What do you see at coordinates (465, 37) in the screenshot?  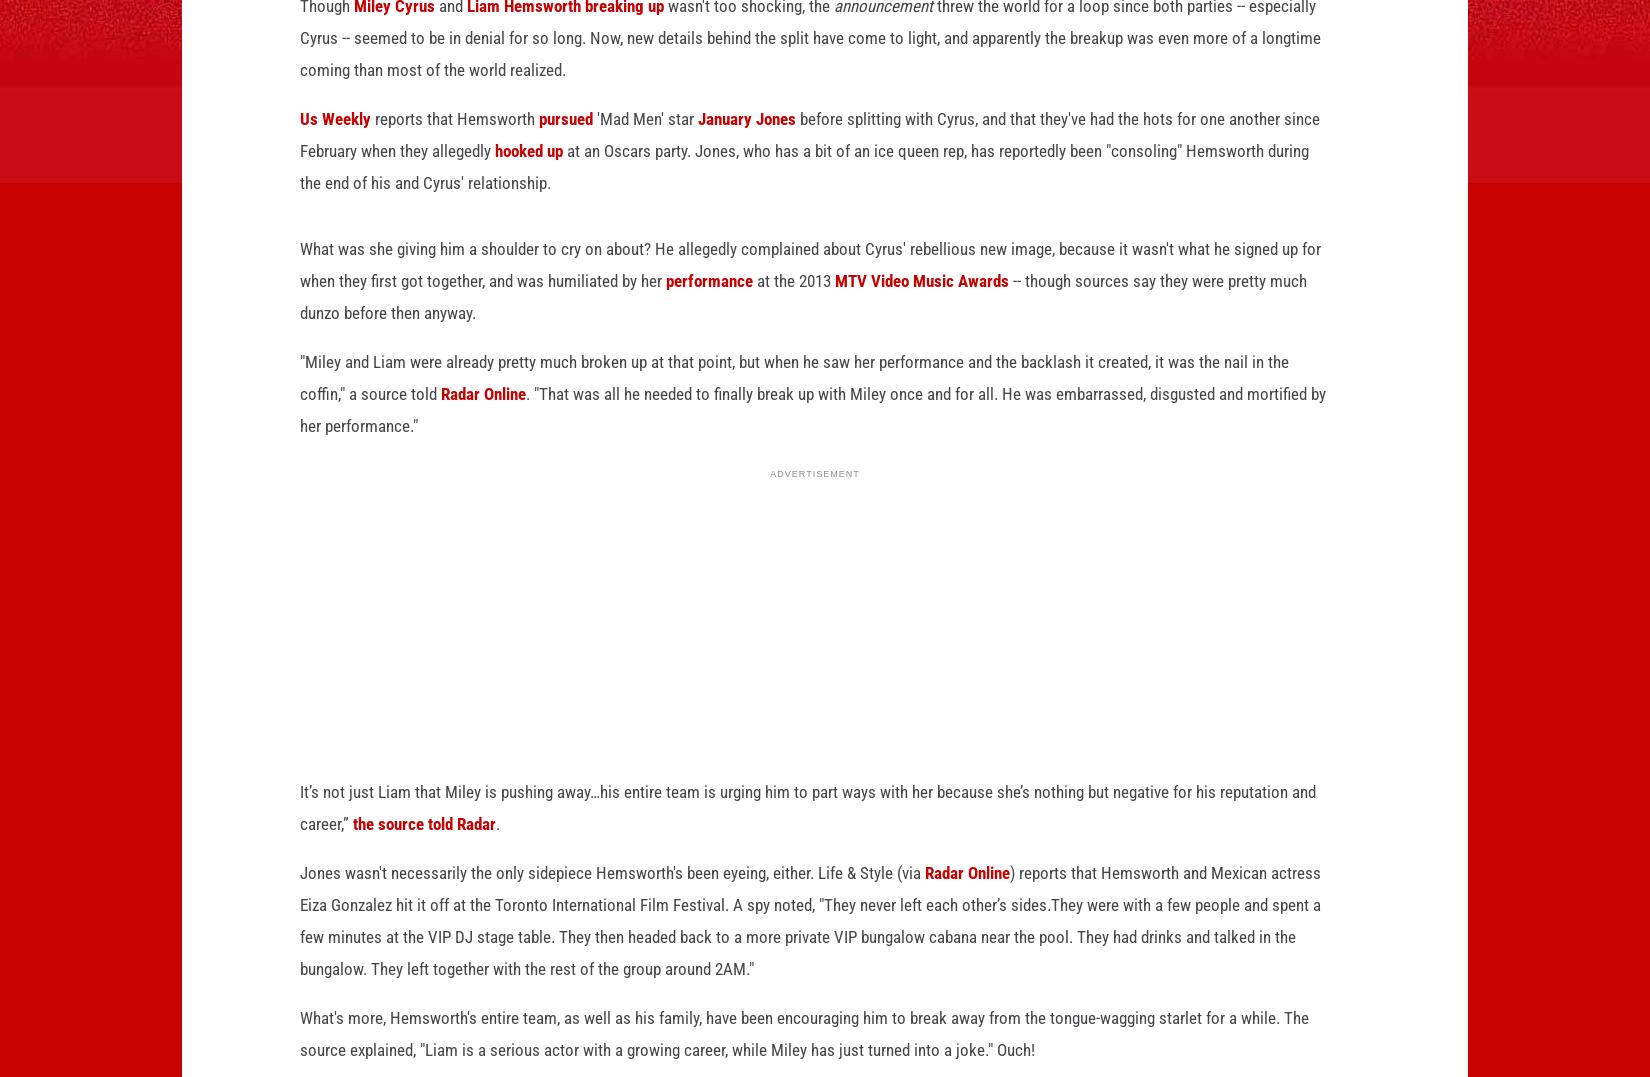 I see `'Liam Hemsworth'` at bounding box center [465, 37].